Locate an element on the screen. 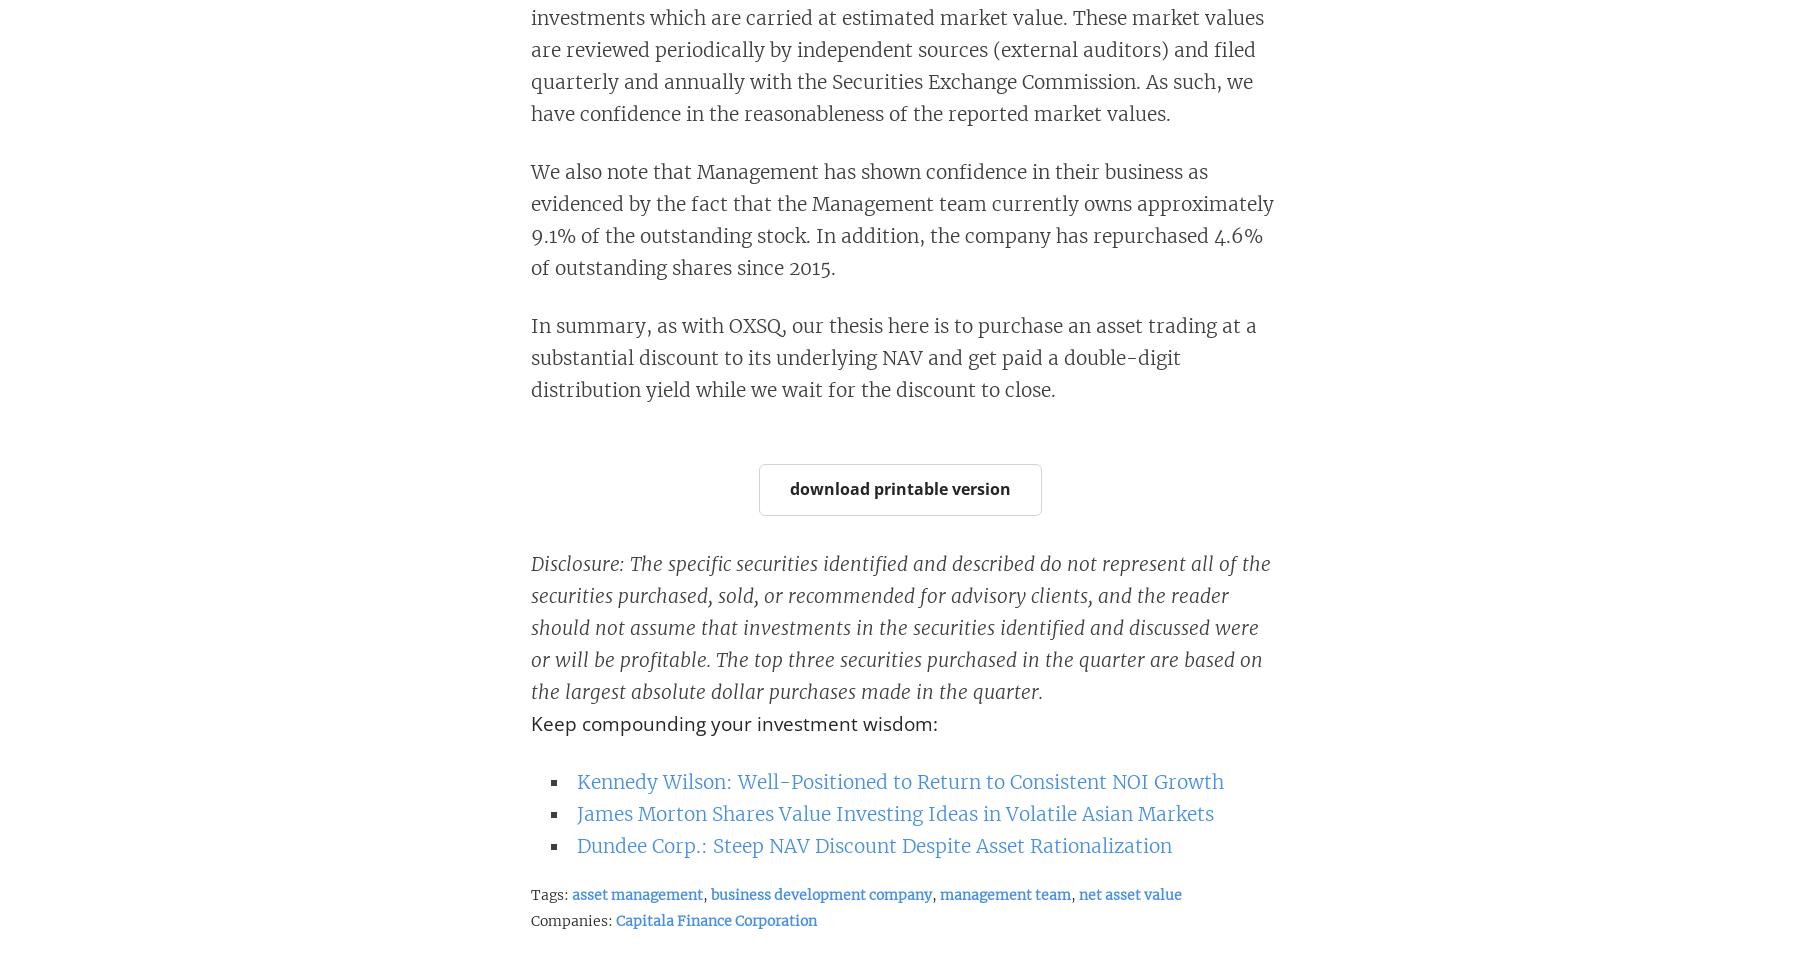  'Capitala Finance Corporation' is located at coordinates (714, 919).